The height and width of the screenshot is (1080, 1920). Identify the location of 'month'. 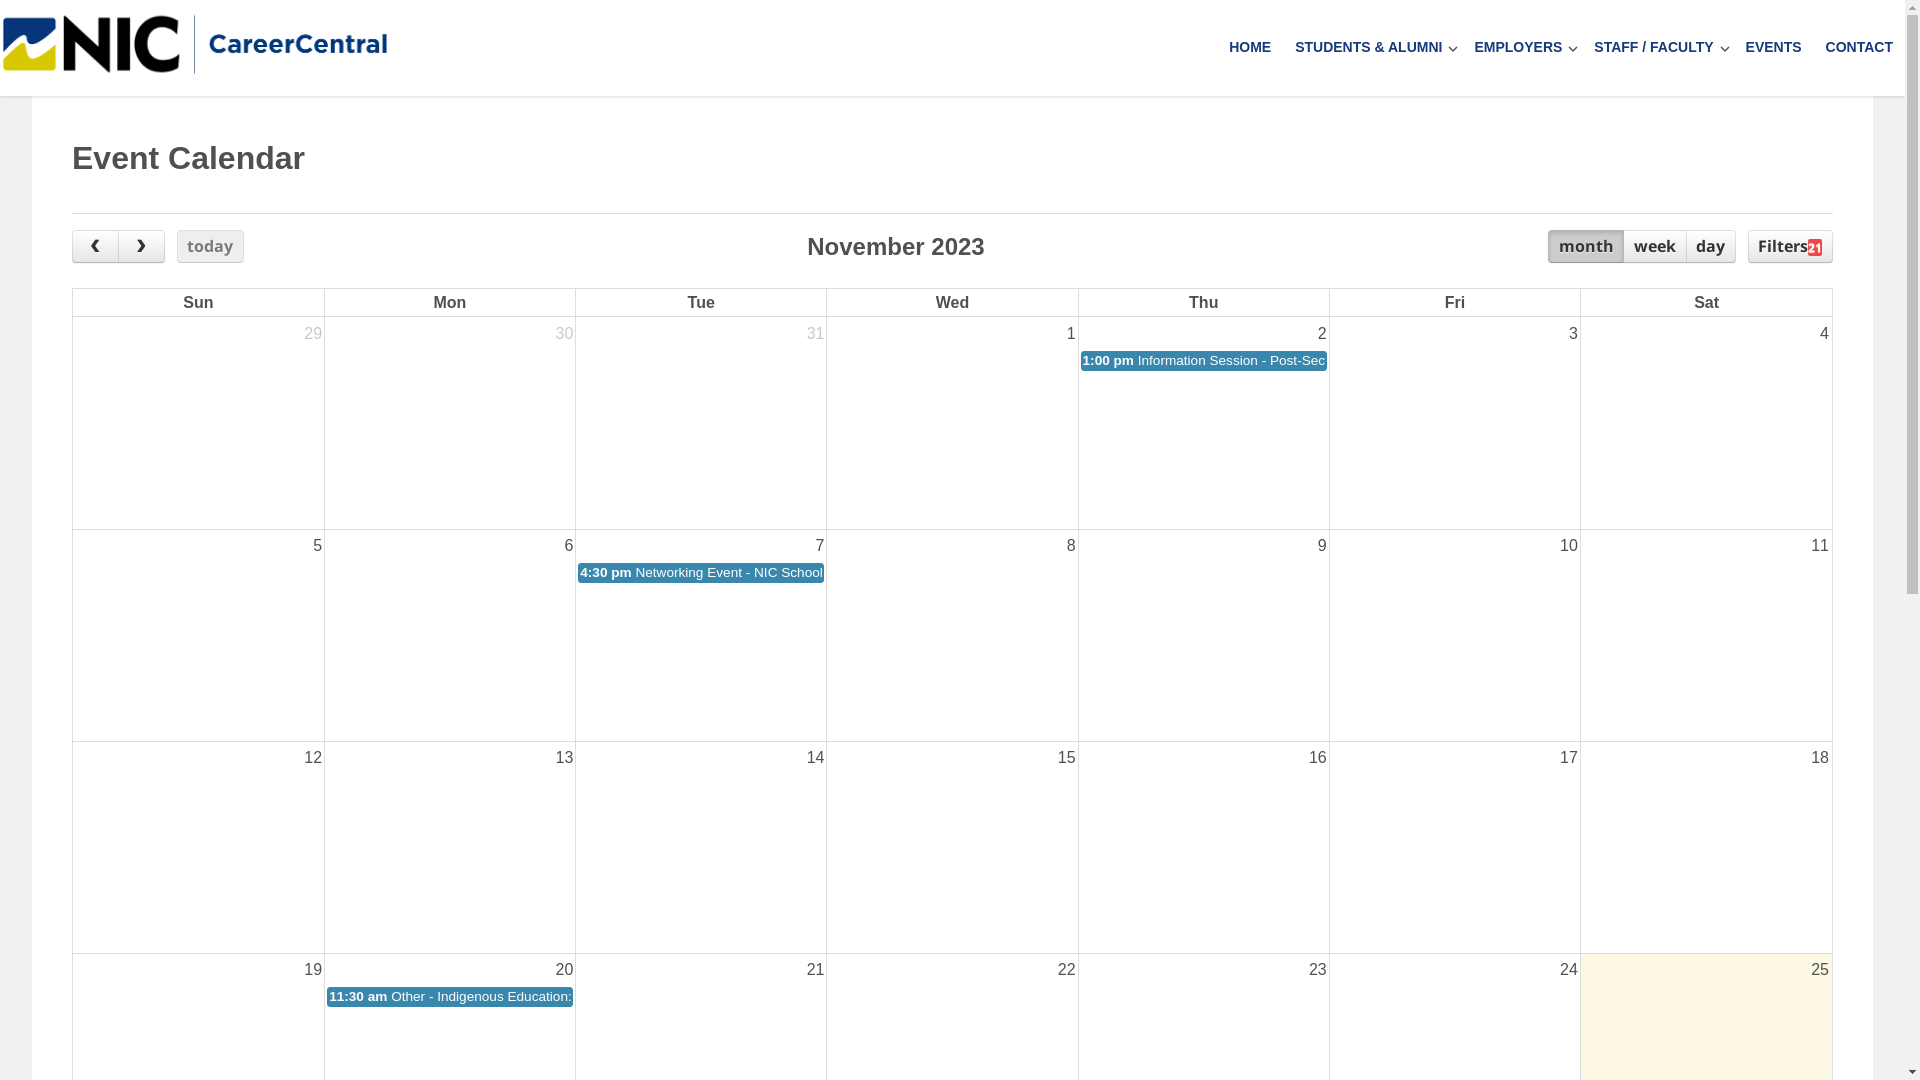
(1584, 245).